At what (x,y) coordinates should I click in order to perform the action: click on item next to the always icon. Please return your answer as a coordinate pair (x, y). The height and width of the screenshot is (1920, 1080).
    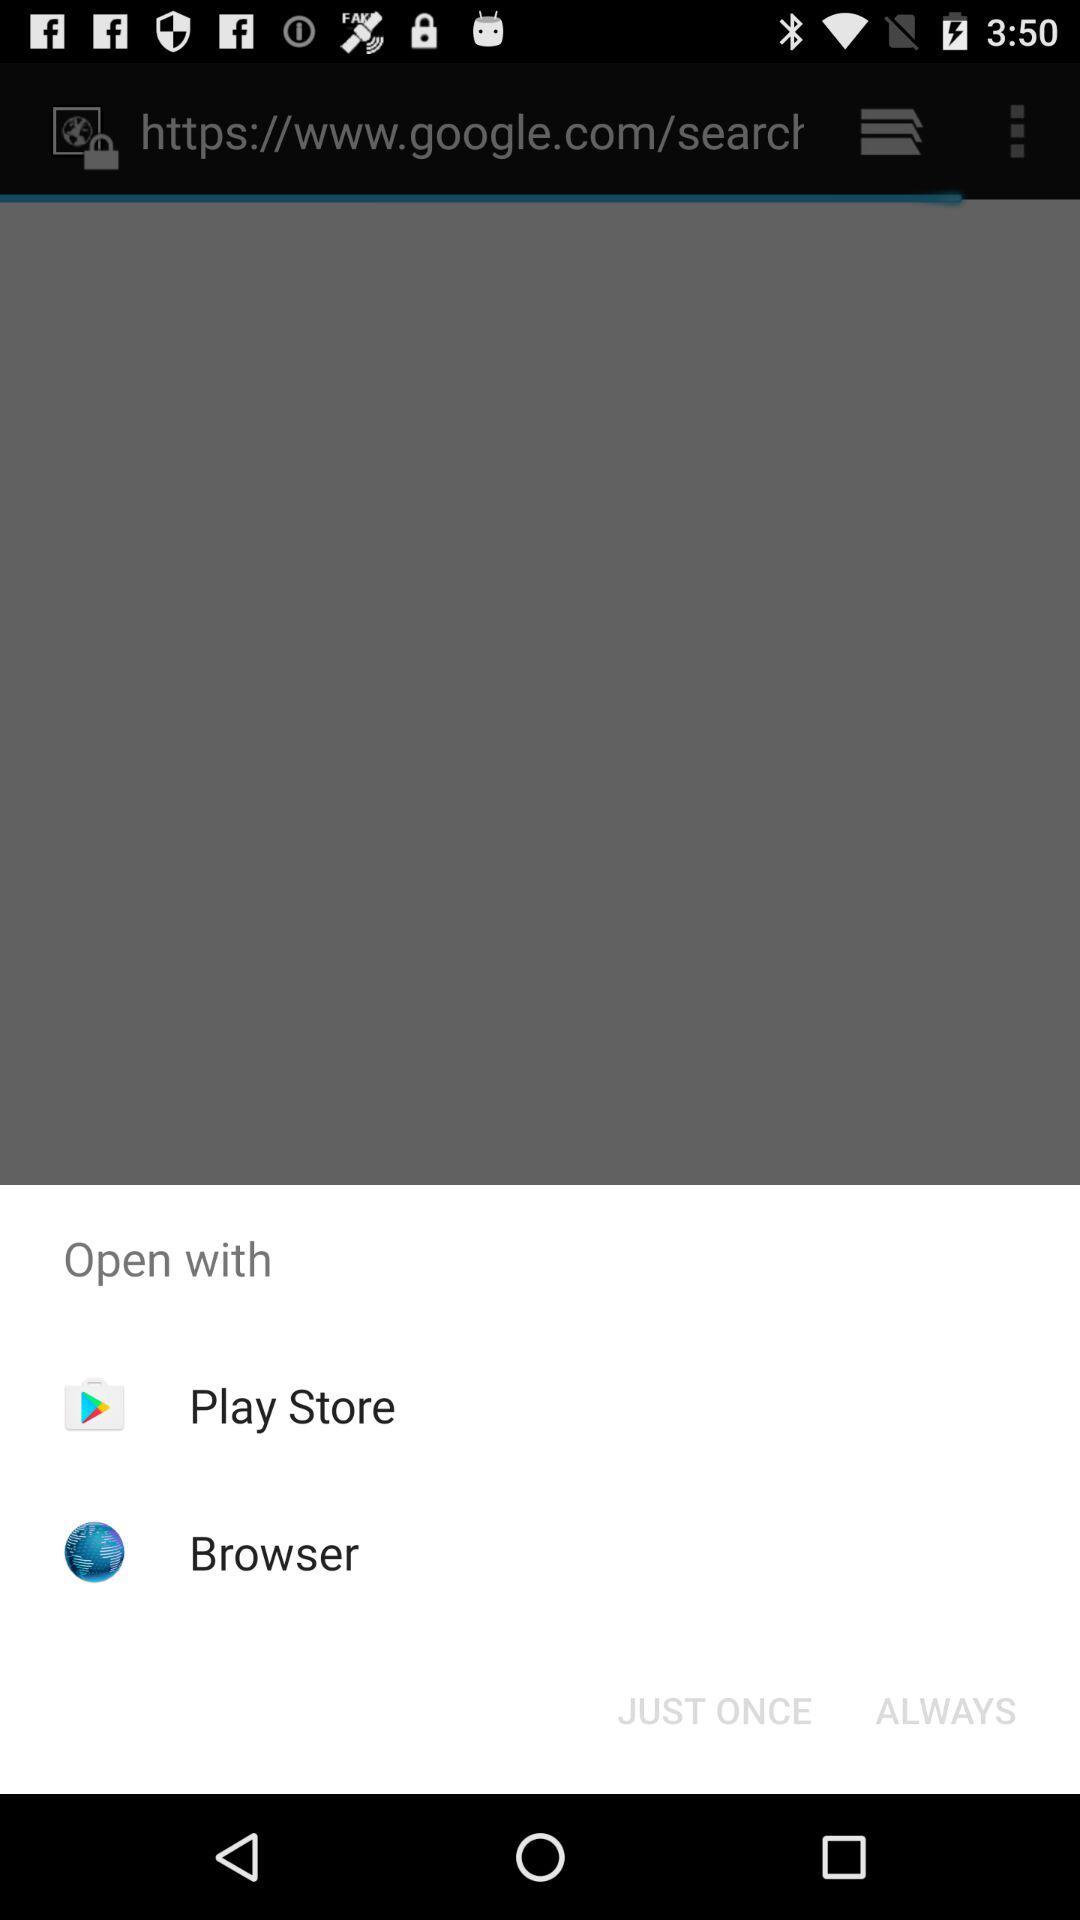
    Looking at the image, I should click on (713, 1708).